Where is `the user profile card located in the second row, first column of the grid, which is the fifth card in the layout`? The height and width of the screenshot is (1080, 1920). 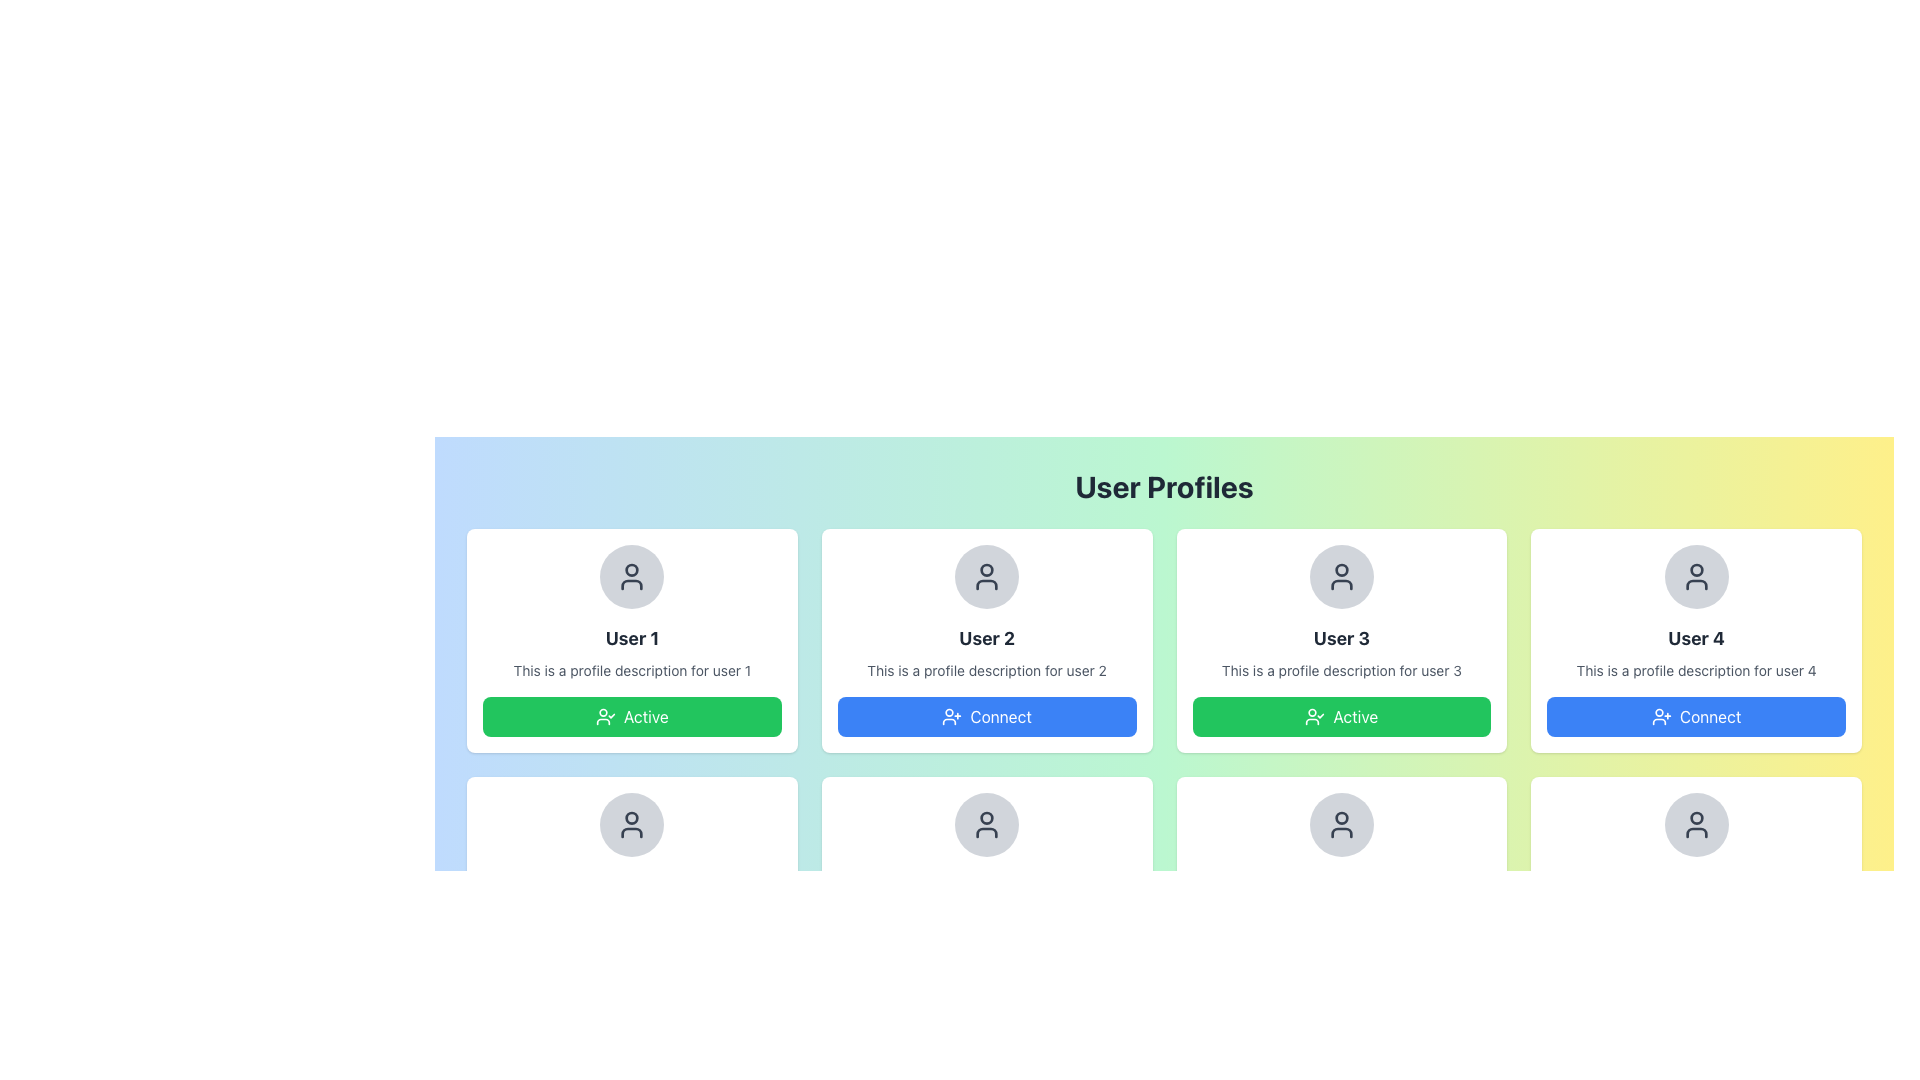 the user profile card located in the second row, first column of the grid, which is the fifth card in the layout is located at coordinates (631, 887).